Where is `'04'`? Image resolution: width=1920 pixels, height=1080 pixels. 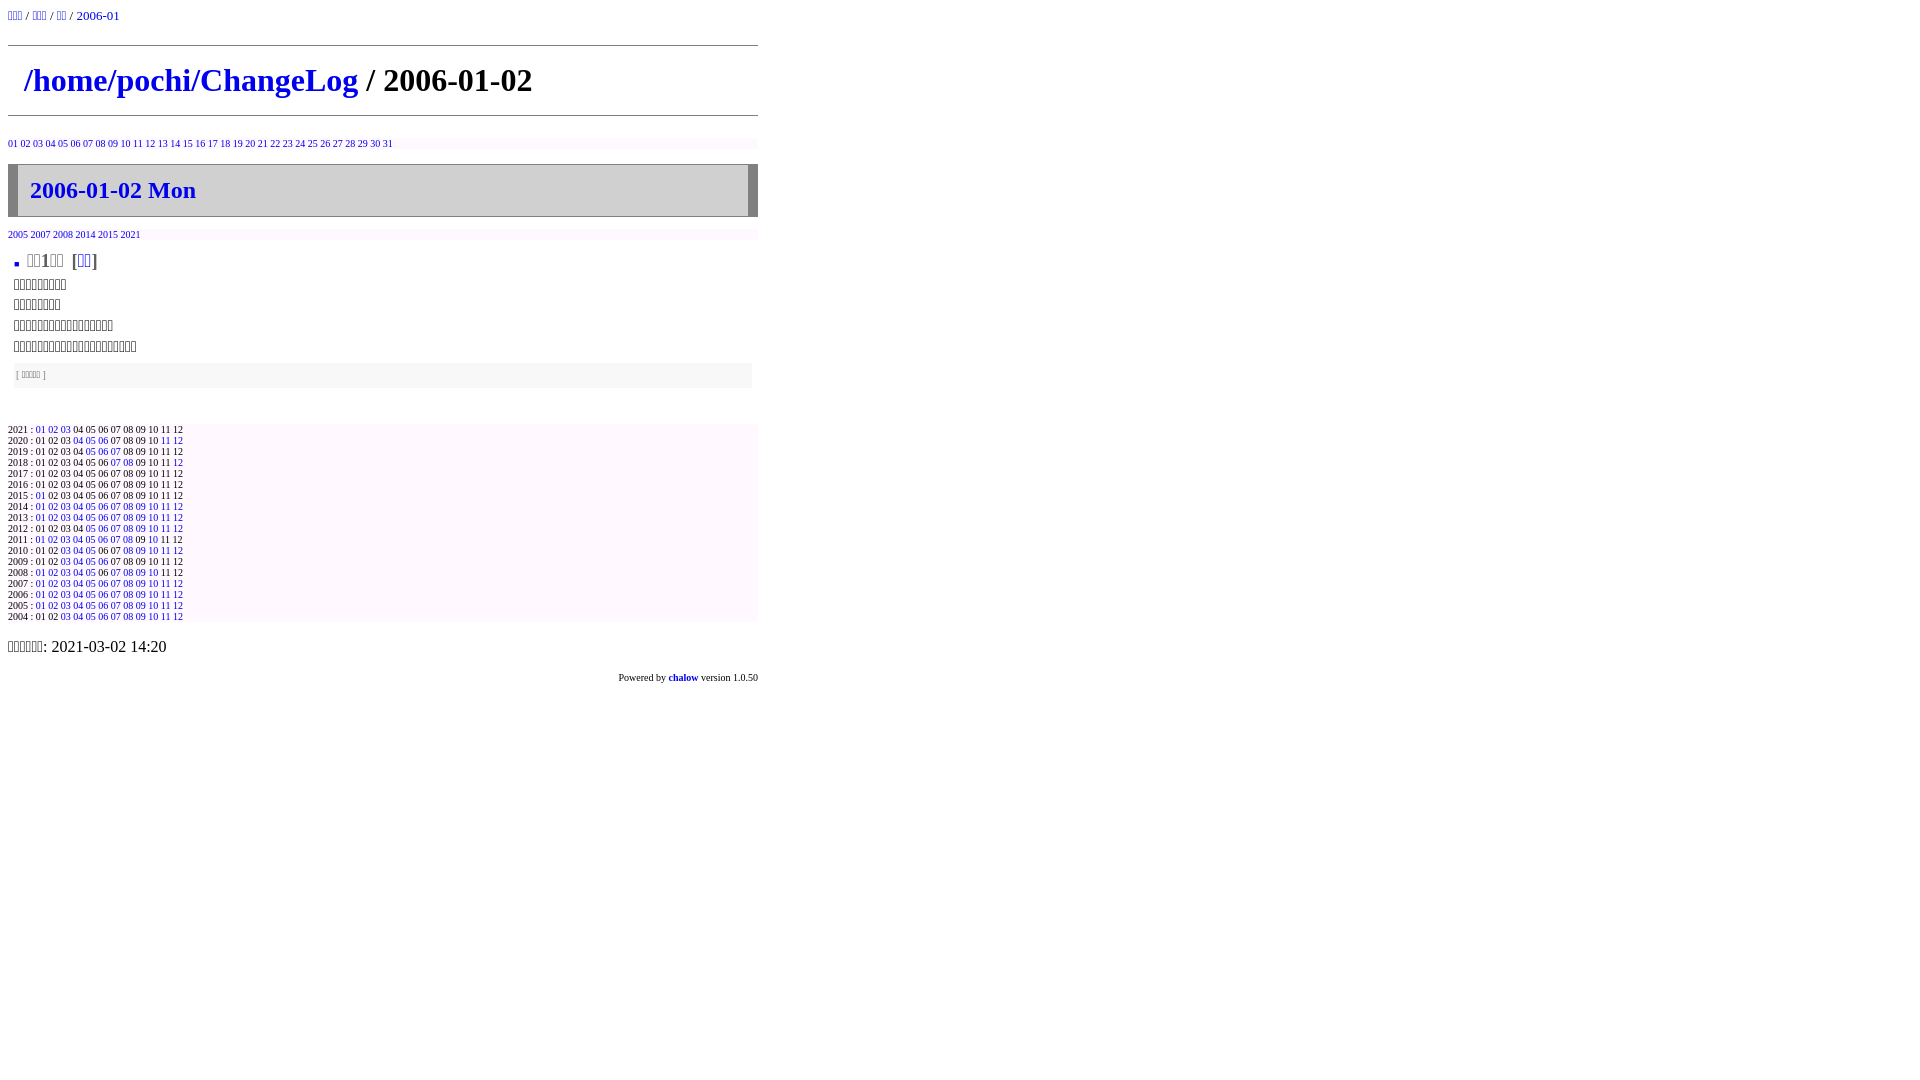
'04' is located at coordinates (72, 561).